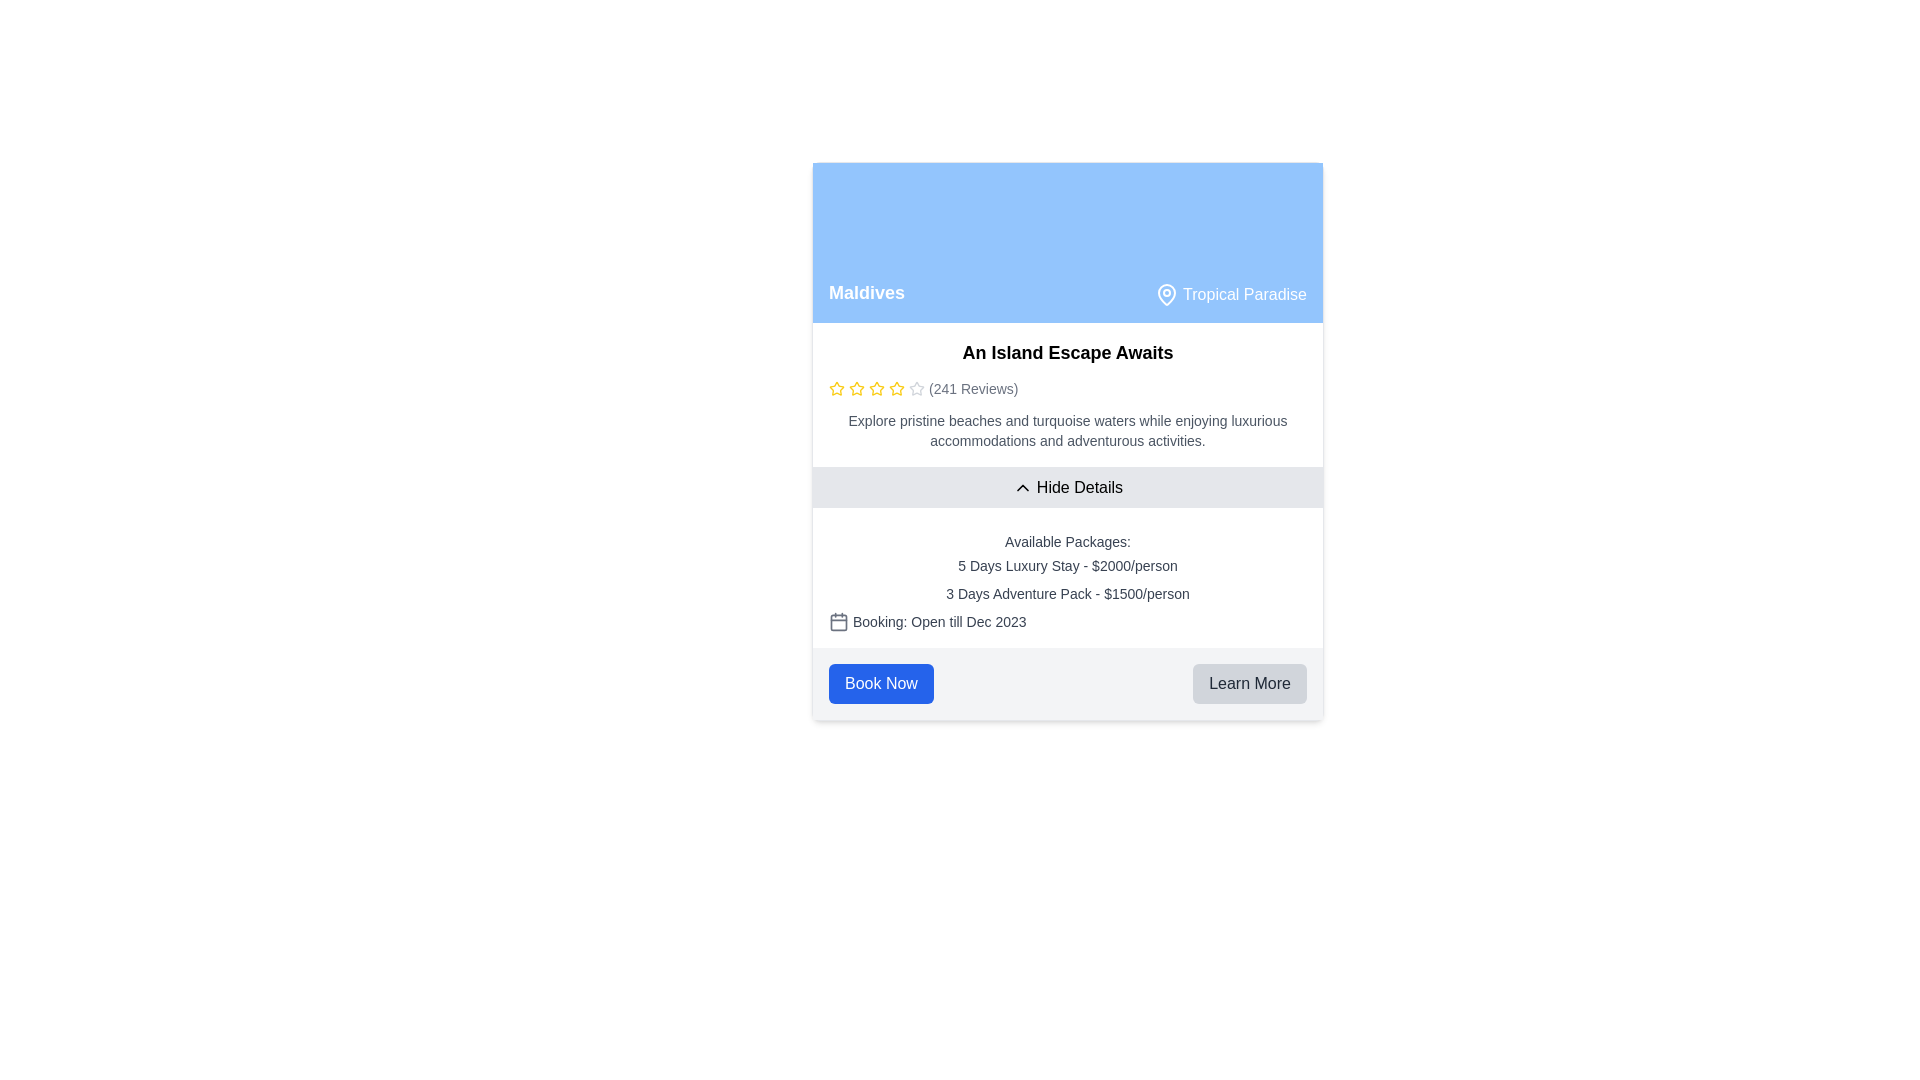 Image resolution: width=1920 pixels, height=1080 pixels. Describe the element at coordinates (877, 389) in the screenshot. I see `the fifth star-shaped icon in the user rating display, which is styled with a yellow color outline and is part of a sequence of rating icons` at that location.